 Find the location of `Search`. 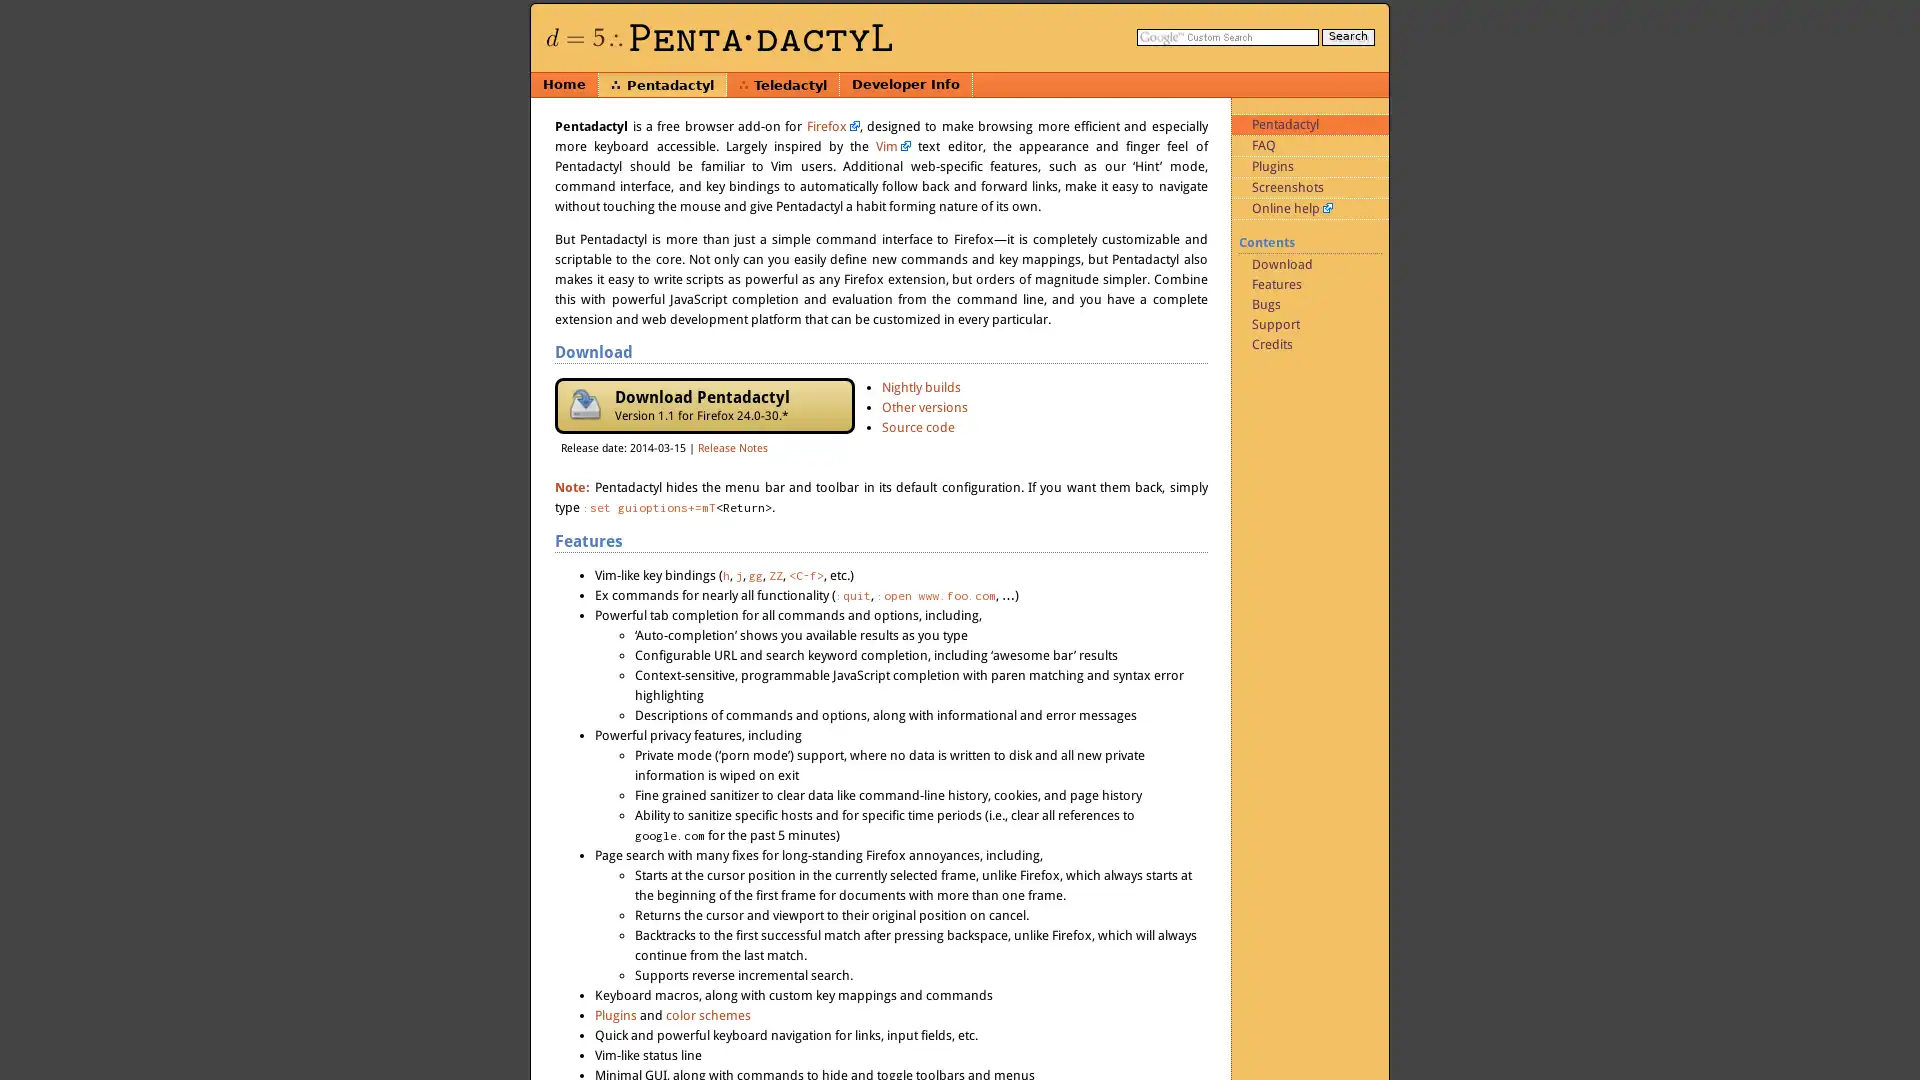

Search is located at coordinates (1348, 37).